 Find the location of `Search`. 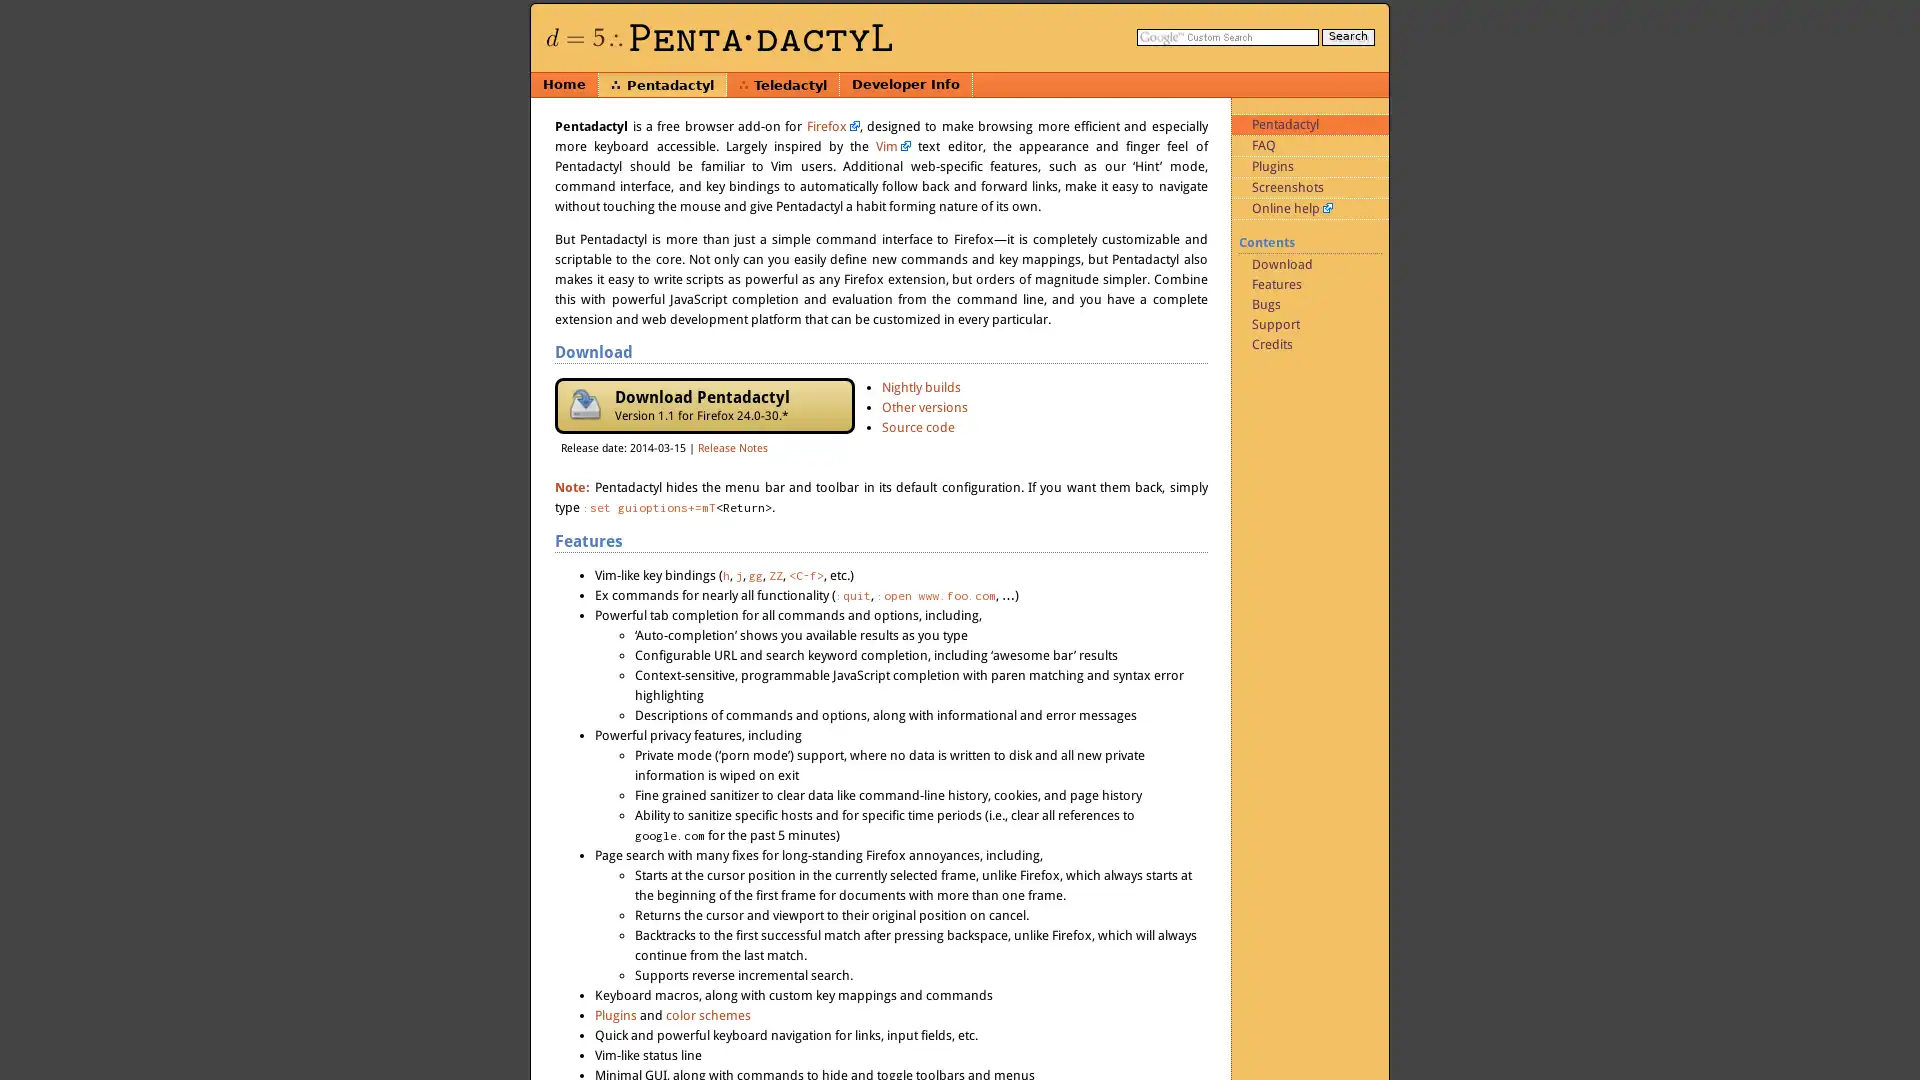

Search is located at coordinates (1348, 37).